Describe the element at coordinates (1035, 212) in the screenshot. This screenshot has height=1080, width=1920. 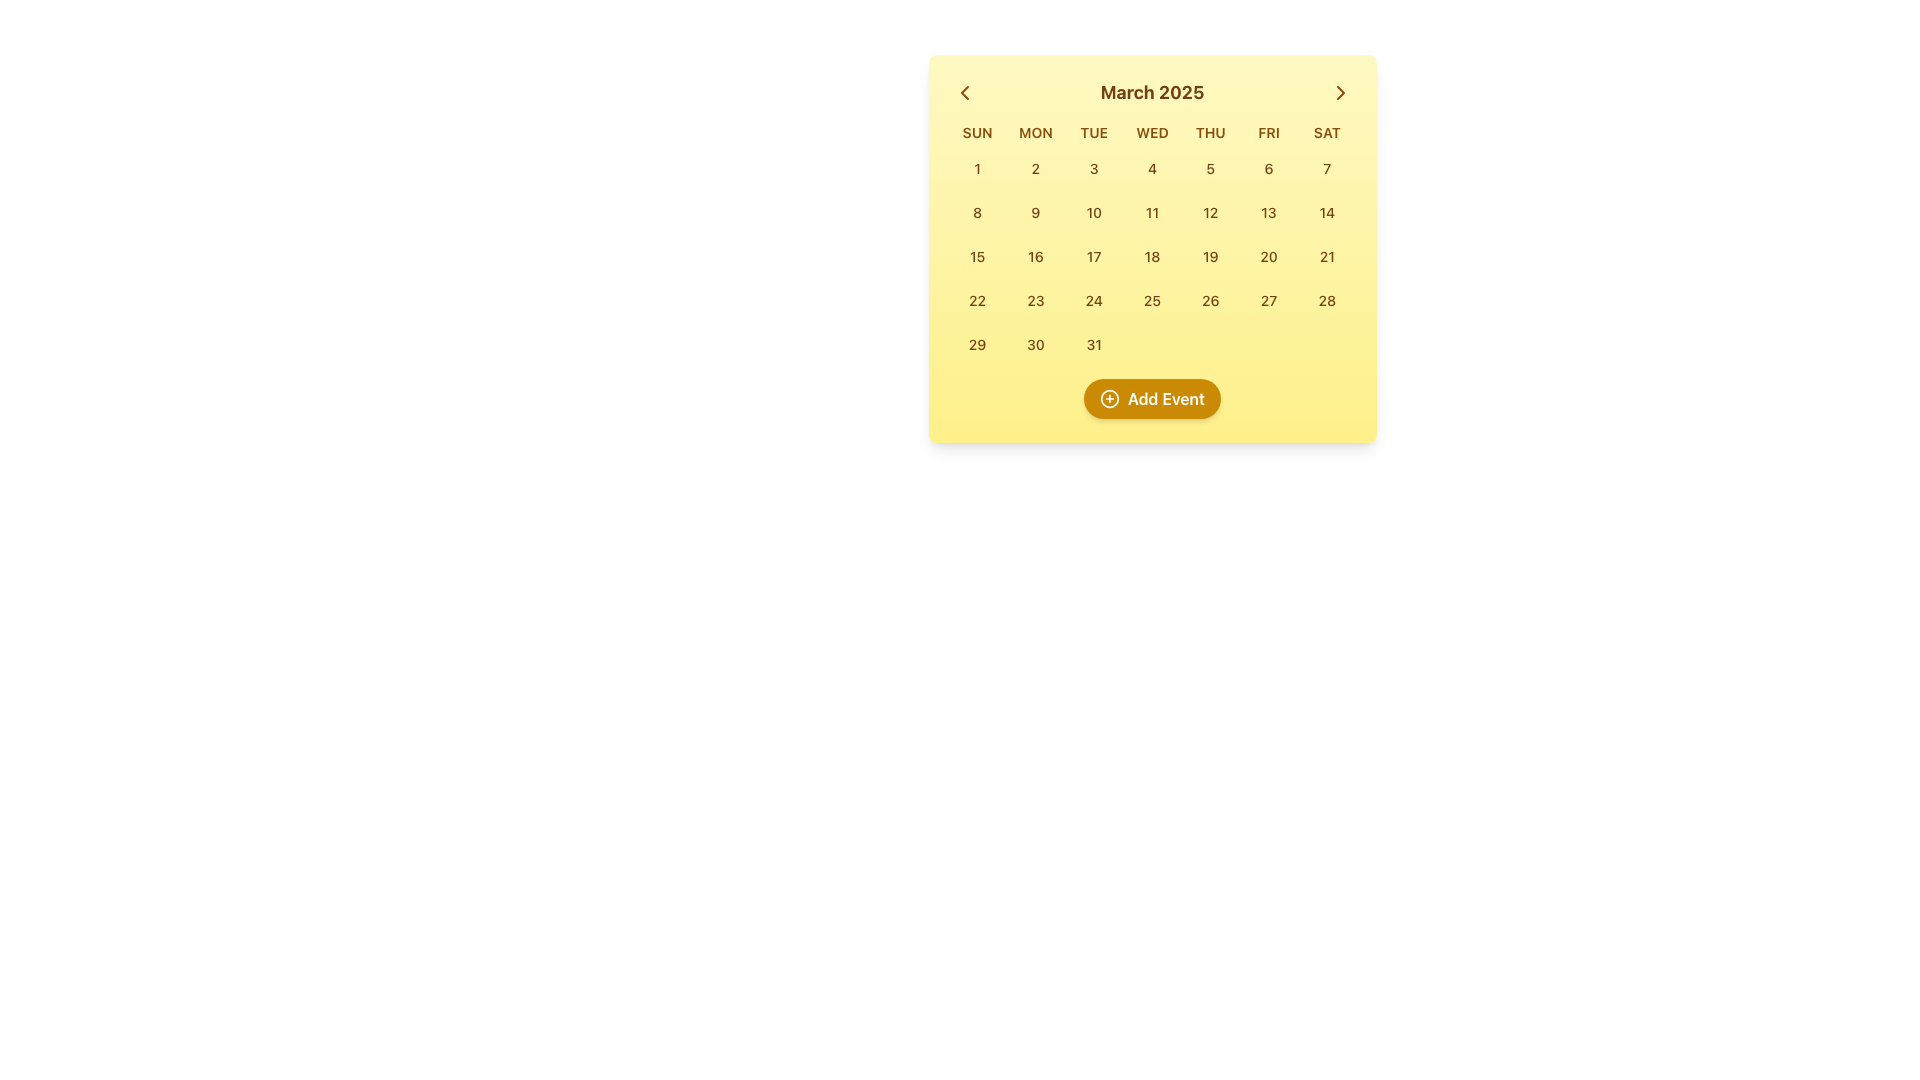
I see `the calendar day cell representing the 9th day of the month` at that location.